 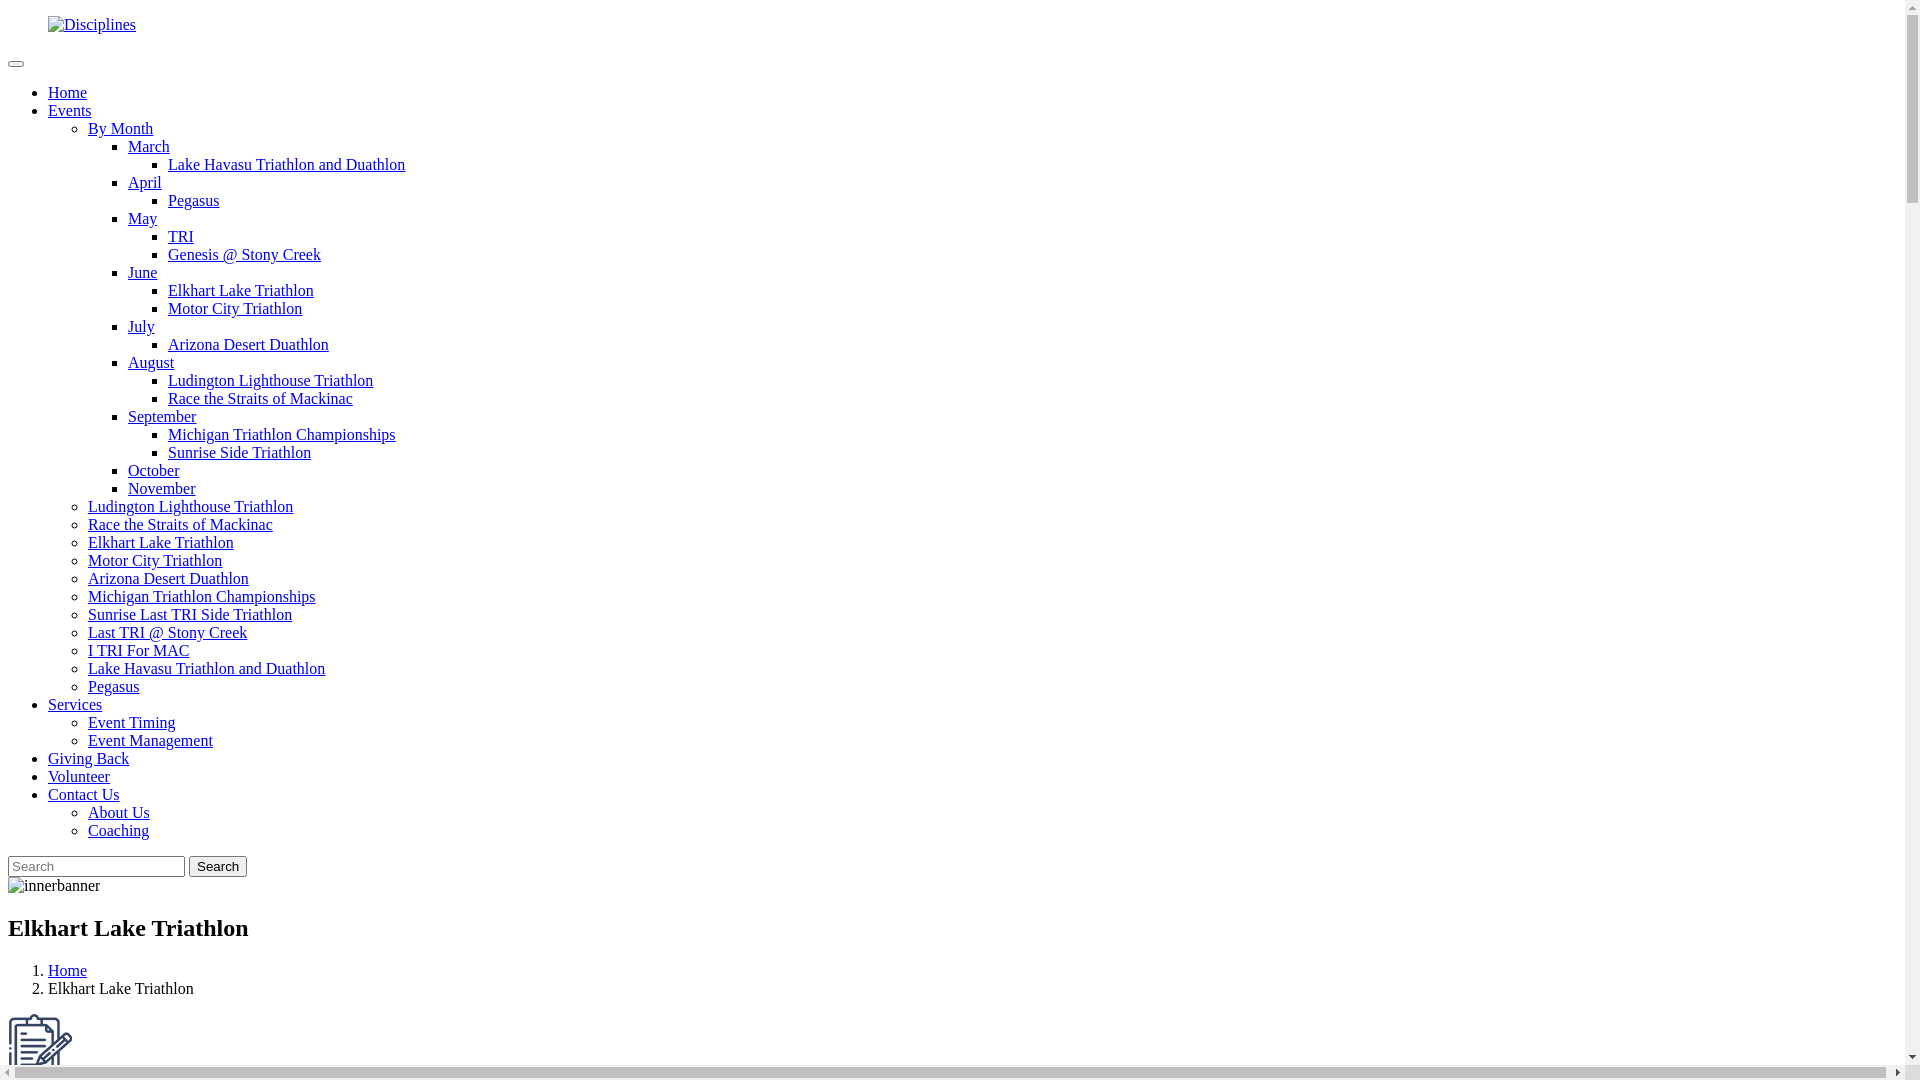 What do you see at coordinates (87, 758) in the screenshot?
I see `'Giving Back'` at bounding box center [87, 758].